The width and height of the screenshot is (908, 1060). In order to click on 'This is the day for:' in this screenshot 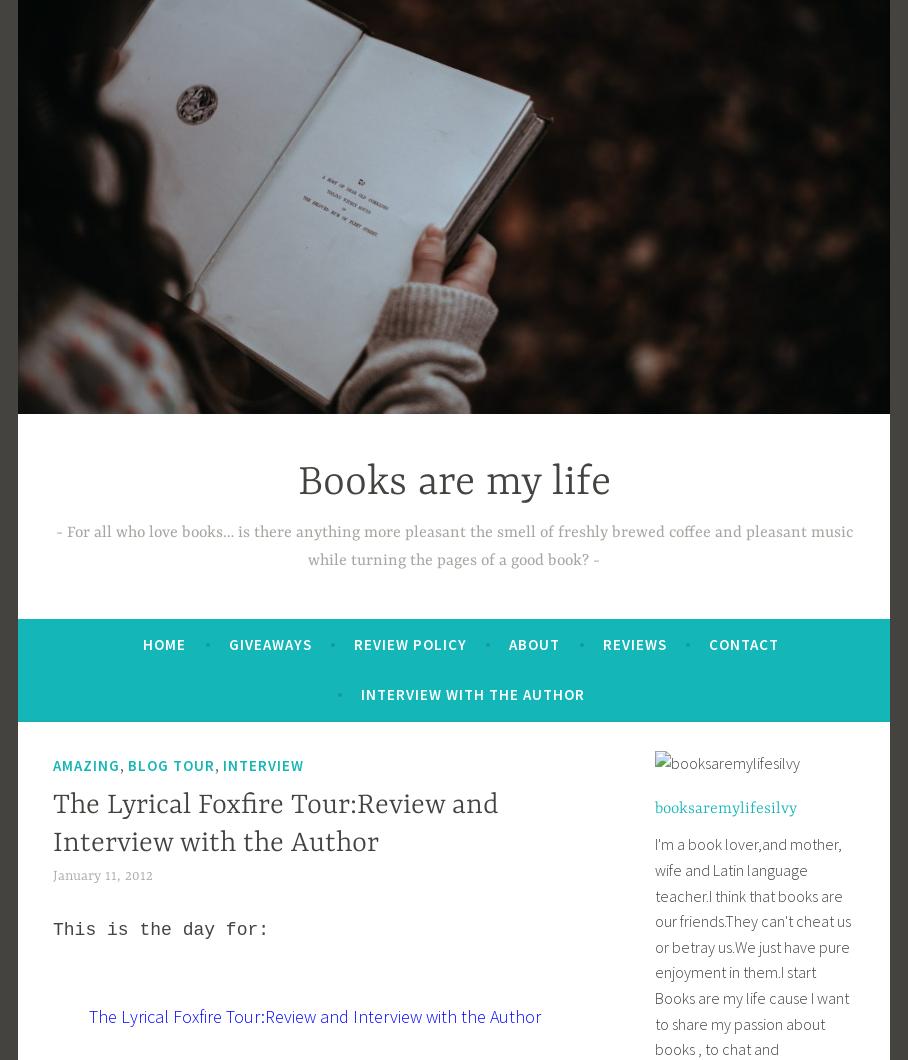, I will do `click(159, 928)`.